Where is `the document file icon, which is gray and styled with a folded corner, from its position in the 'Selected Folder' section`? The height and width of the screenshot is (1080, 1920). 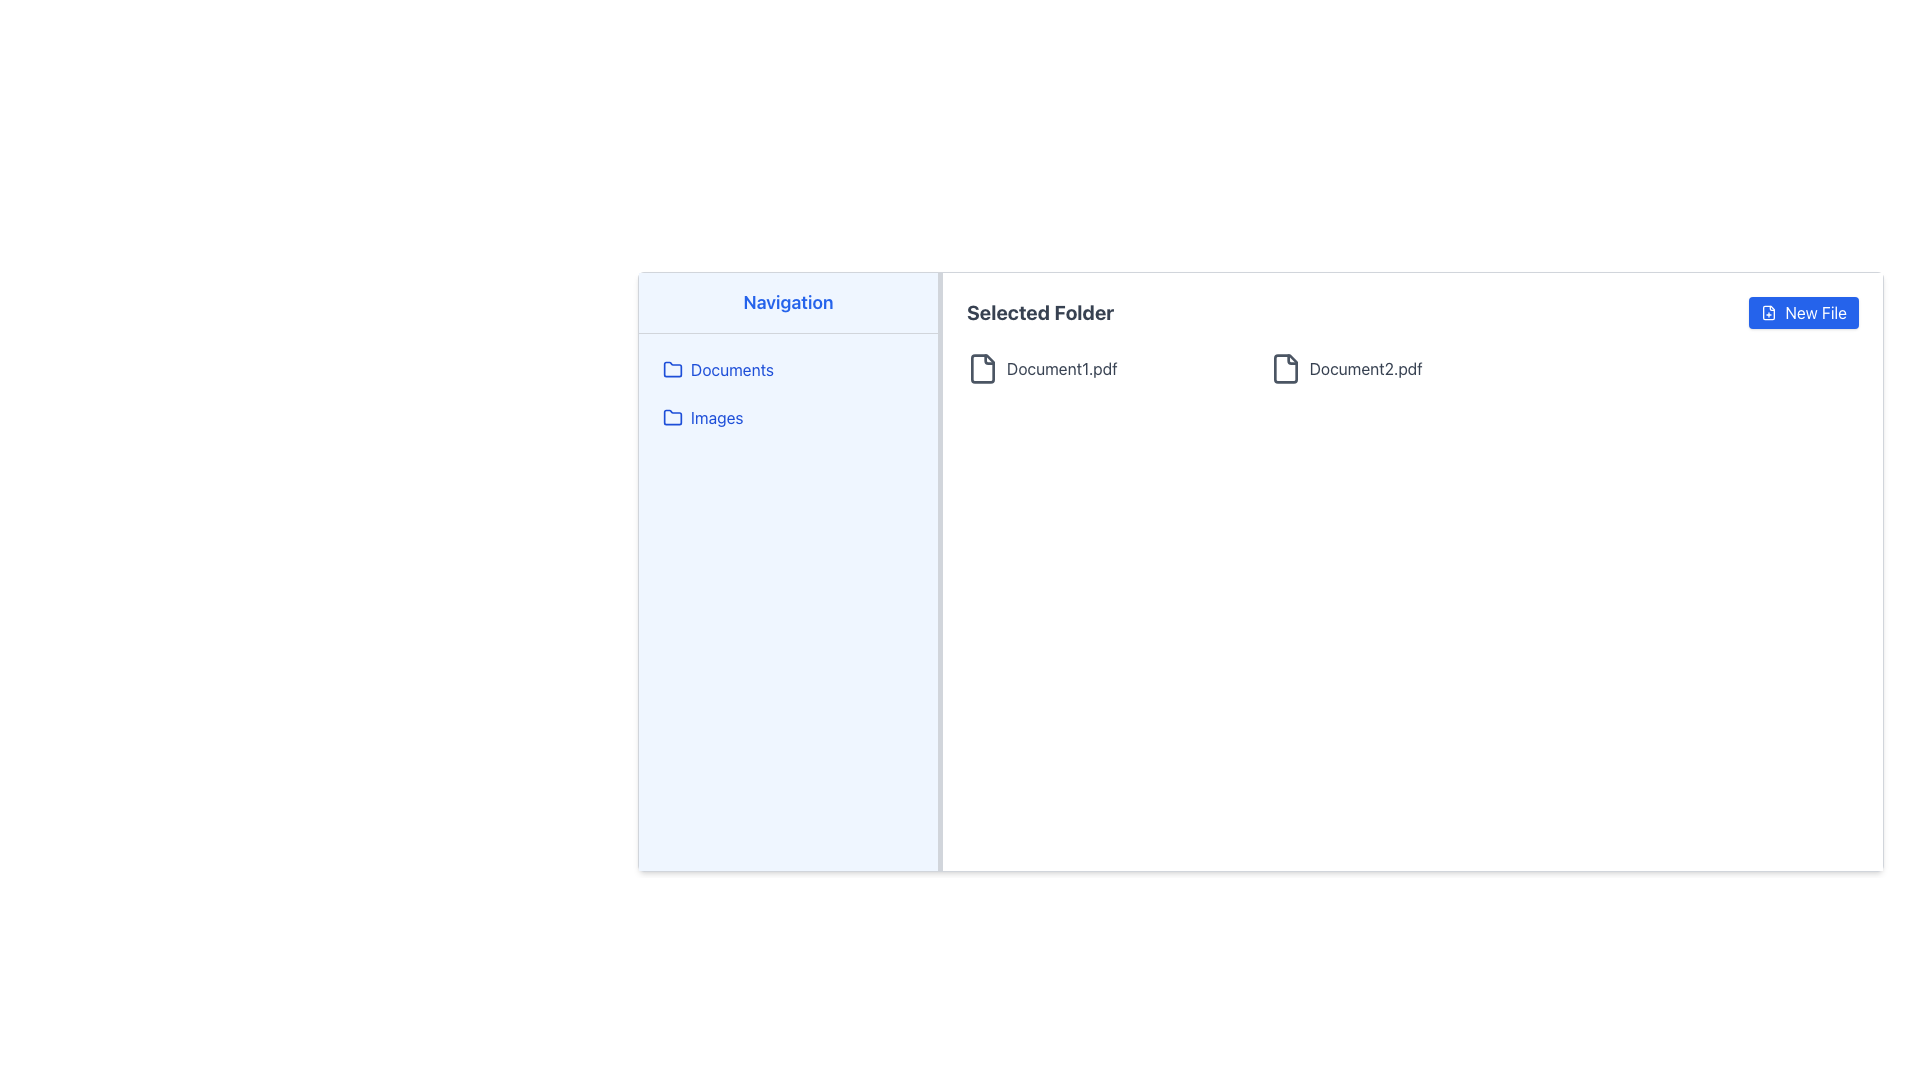 the document file icon, which is gray and styled with a folded corner, from its position in the 'Selected Folder' section is located at coordinates (983, 369).